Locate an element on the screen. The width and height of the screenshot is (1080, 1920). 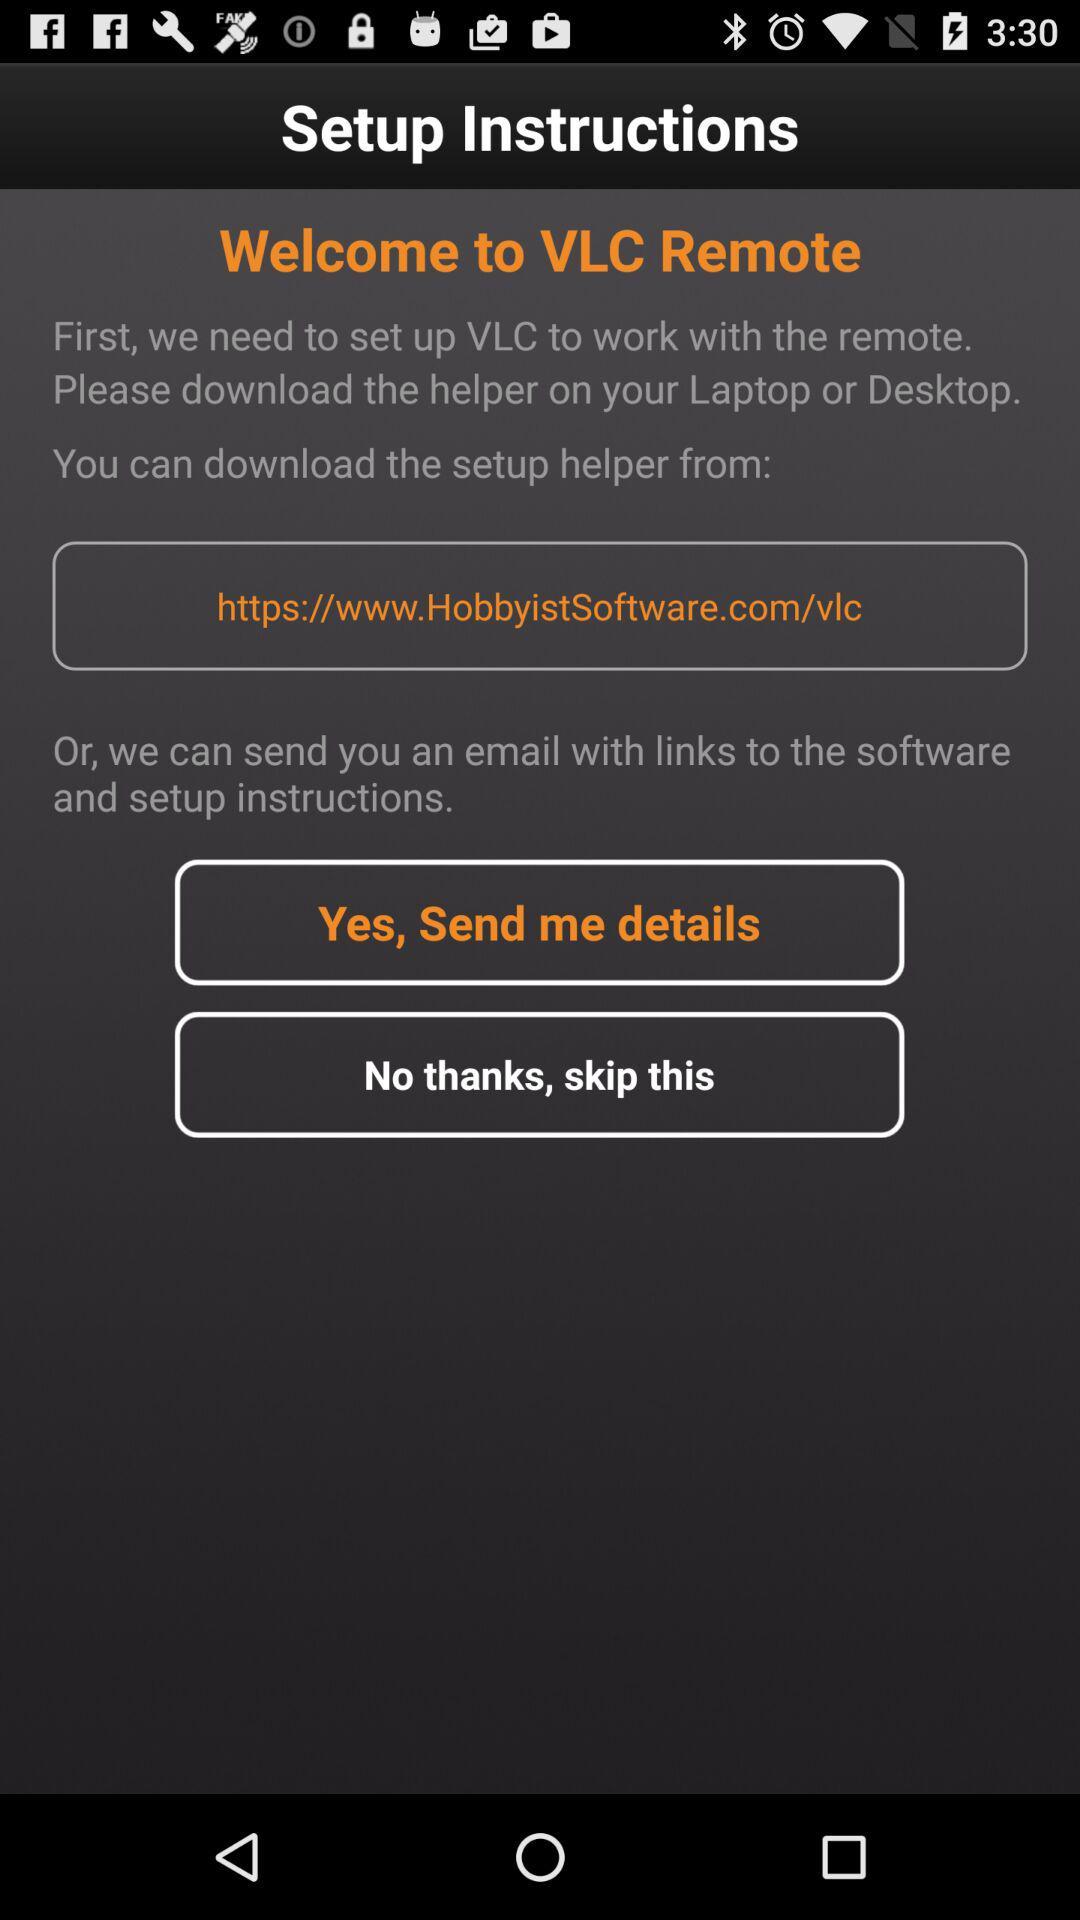
skip step is located at coordinates (538, 1073).